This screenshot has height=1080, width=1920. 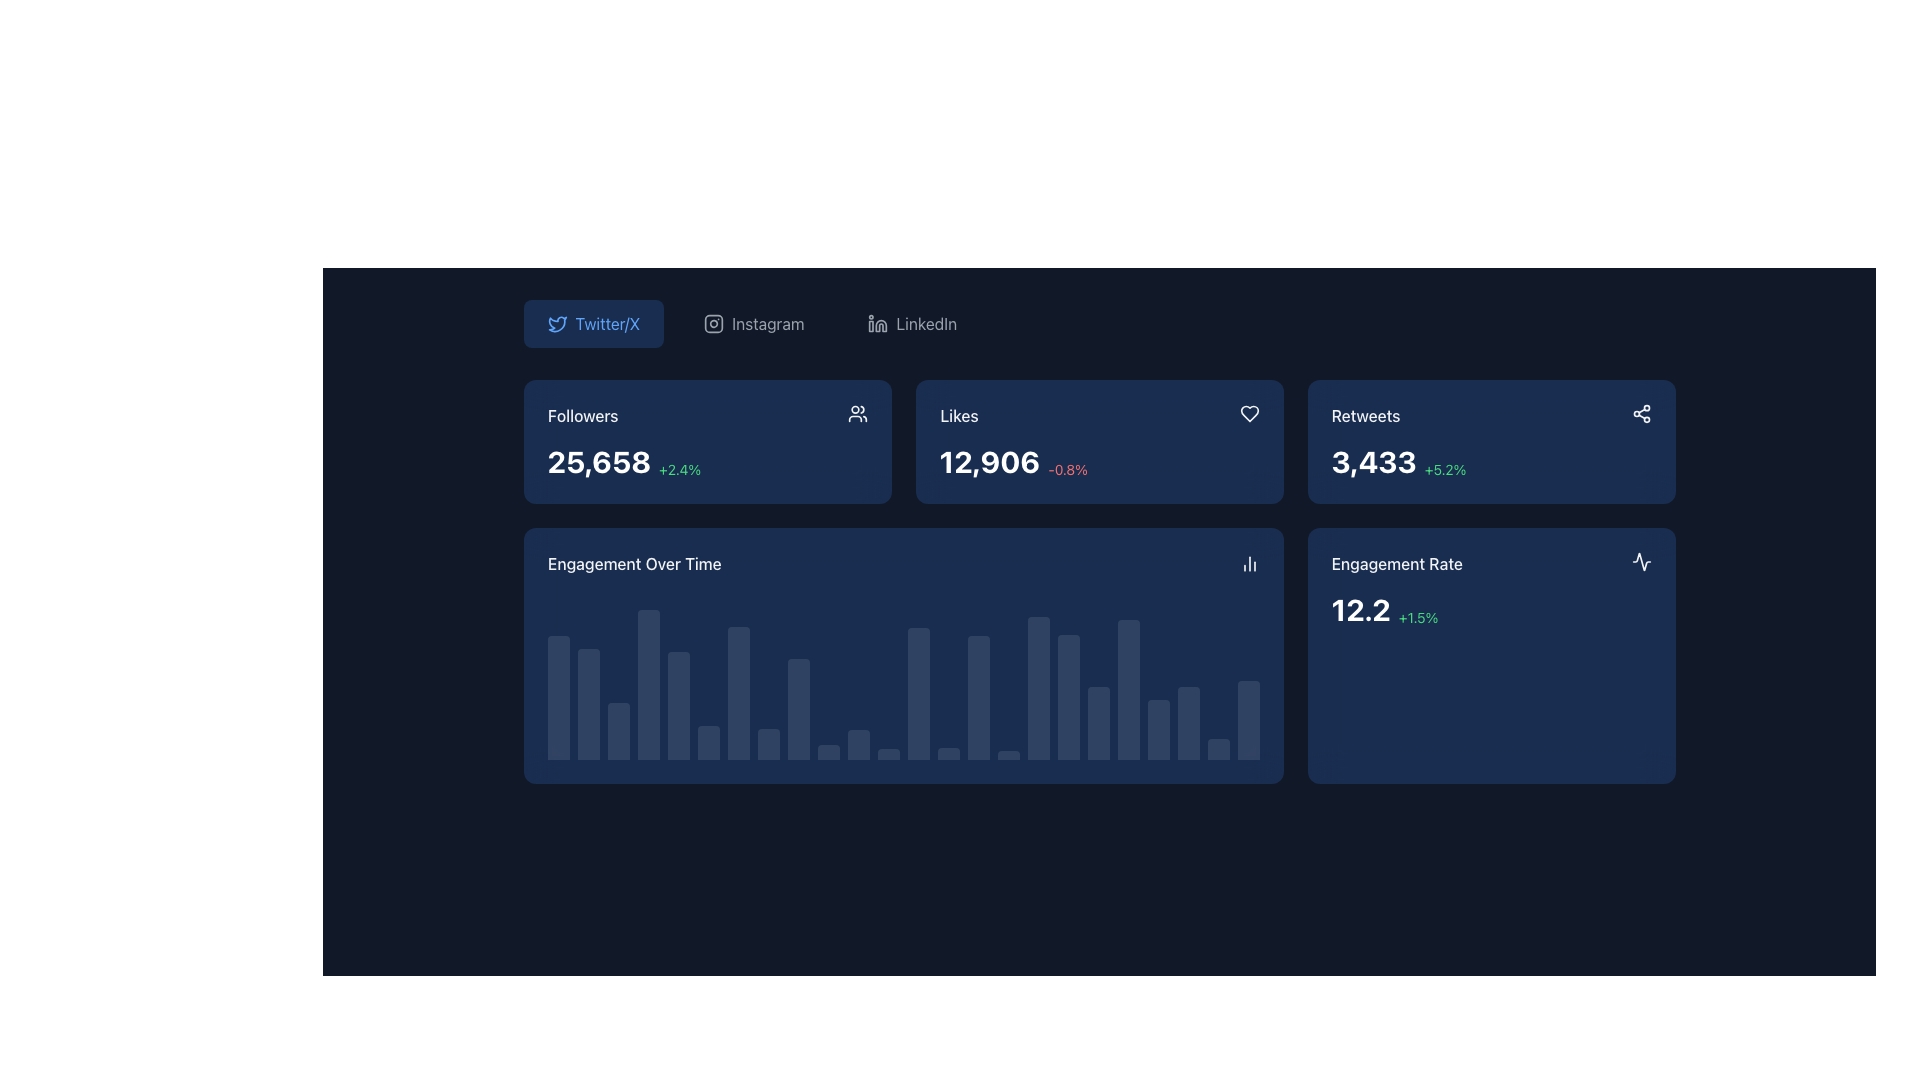 What do you see at coordinates (1188, 723) in the screenshot?
I see `the 23rd column of the 'Engagement Over Time' bar chart, which visually represents a specific data point` at bounding box center [1188, 723].